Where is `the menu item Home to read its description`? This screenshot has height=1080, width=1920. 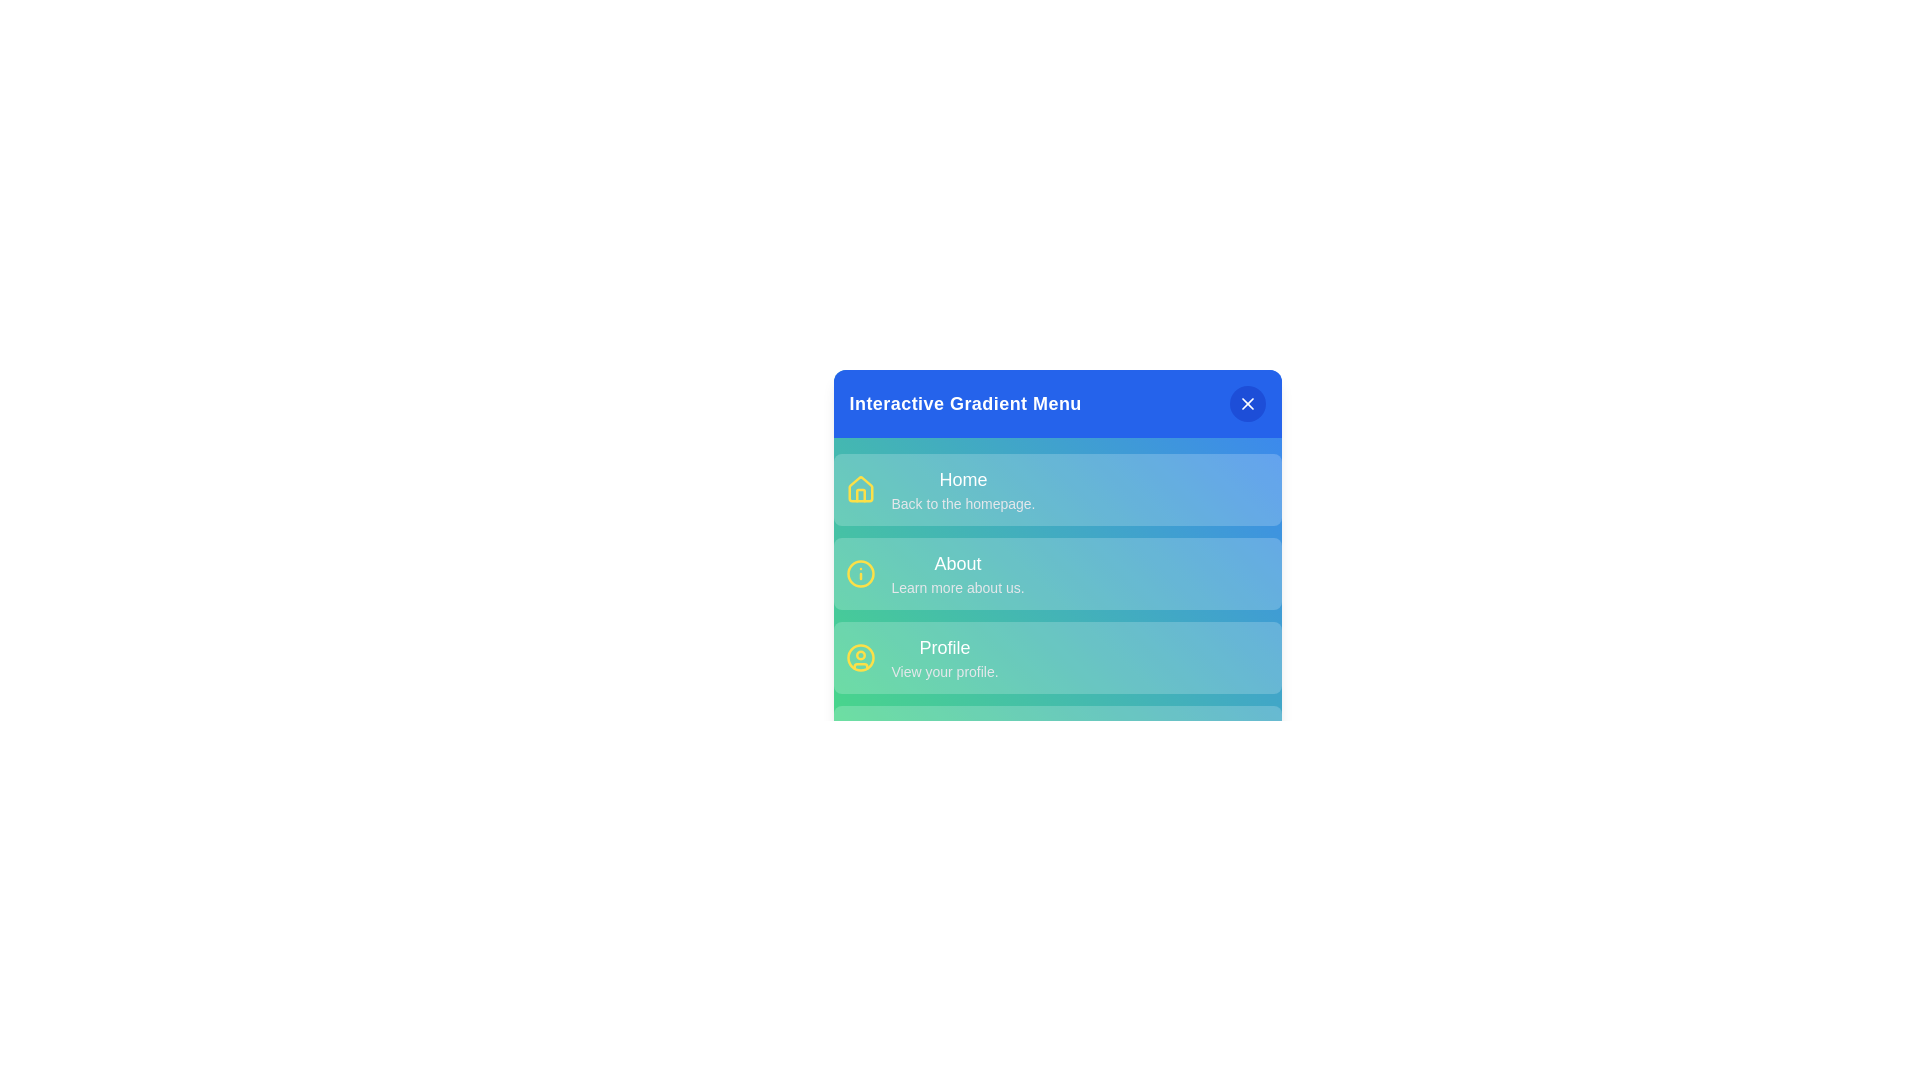 the menu item Home to read its description is located at coordinates (963, 479).